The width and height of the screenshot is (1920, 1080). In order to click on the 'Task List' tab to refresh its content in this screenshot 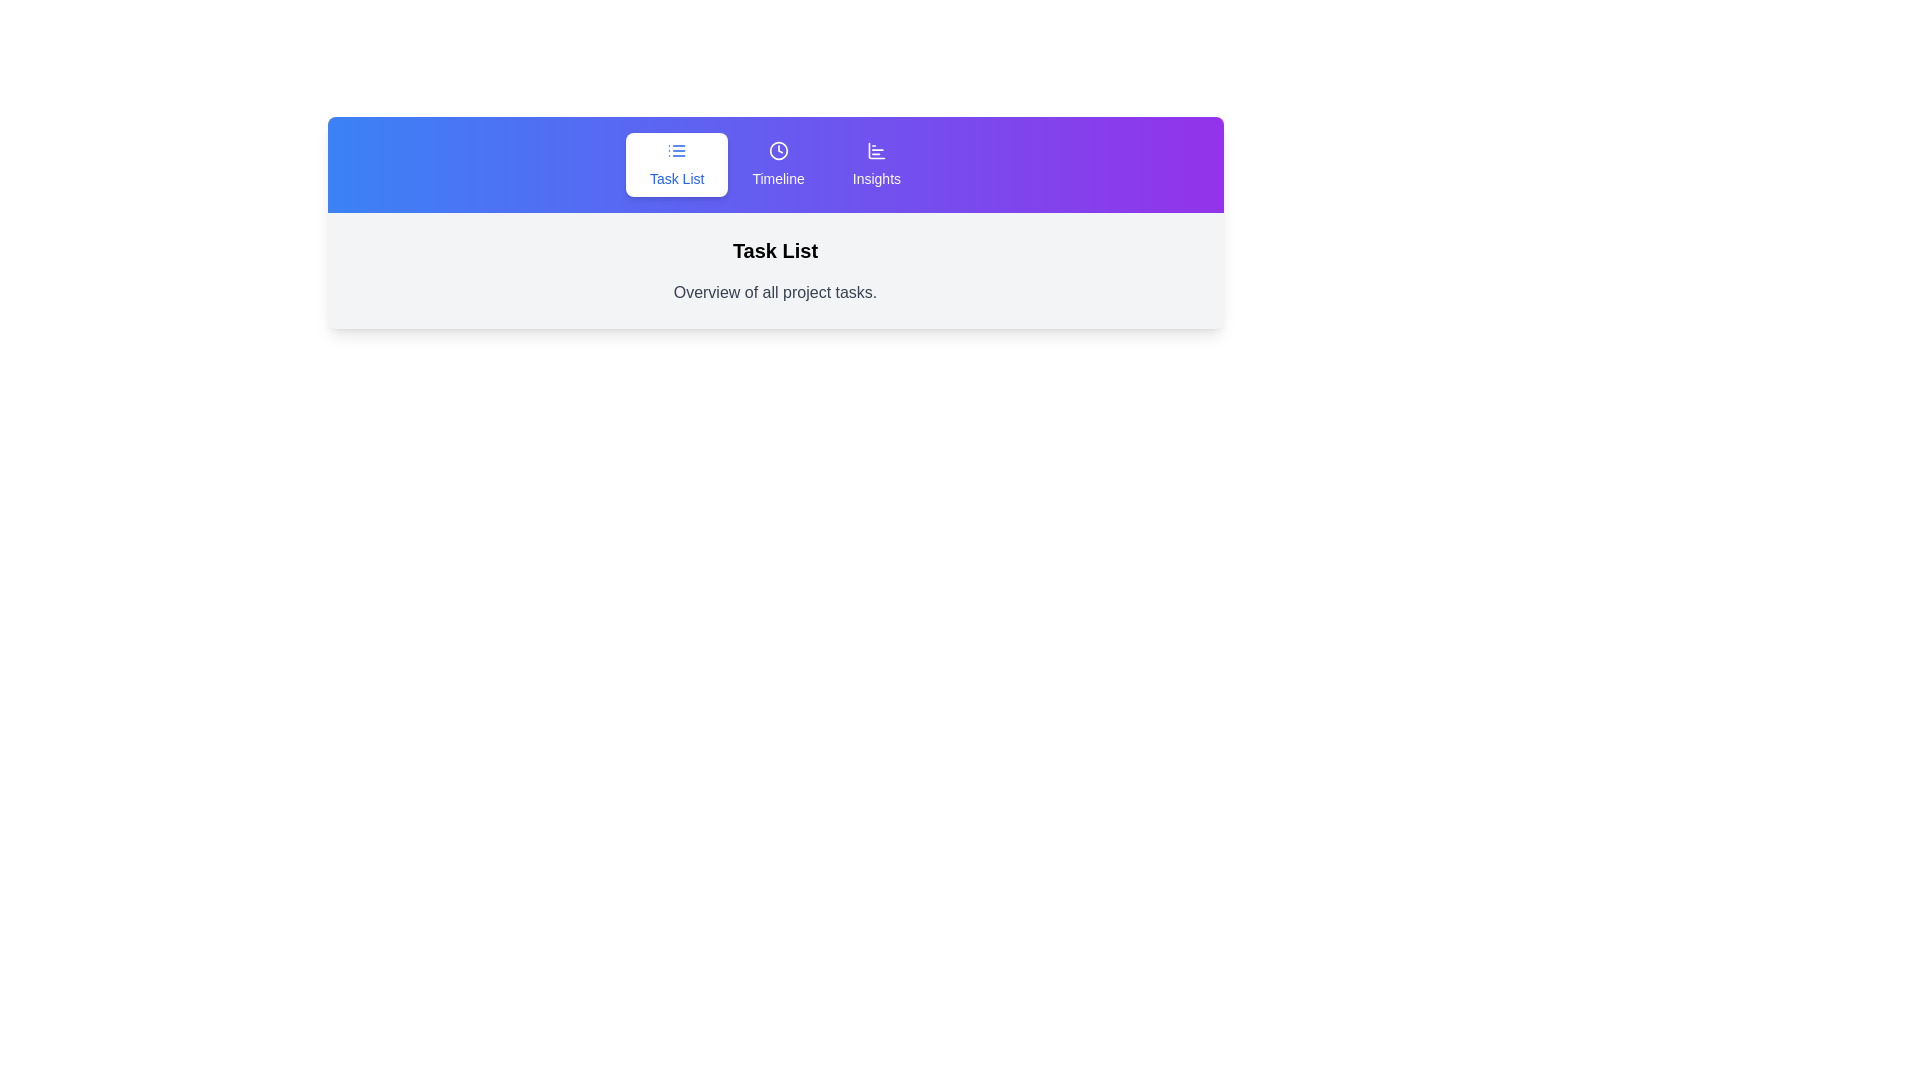, I will do `click(677, 164)`.